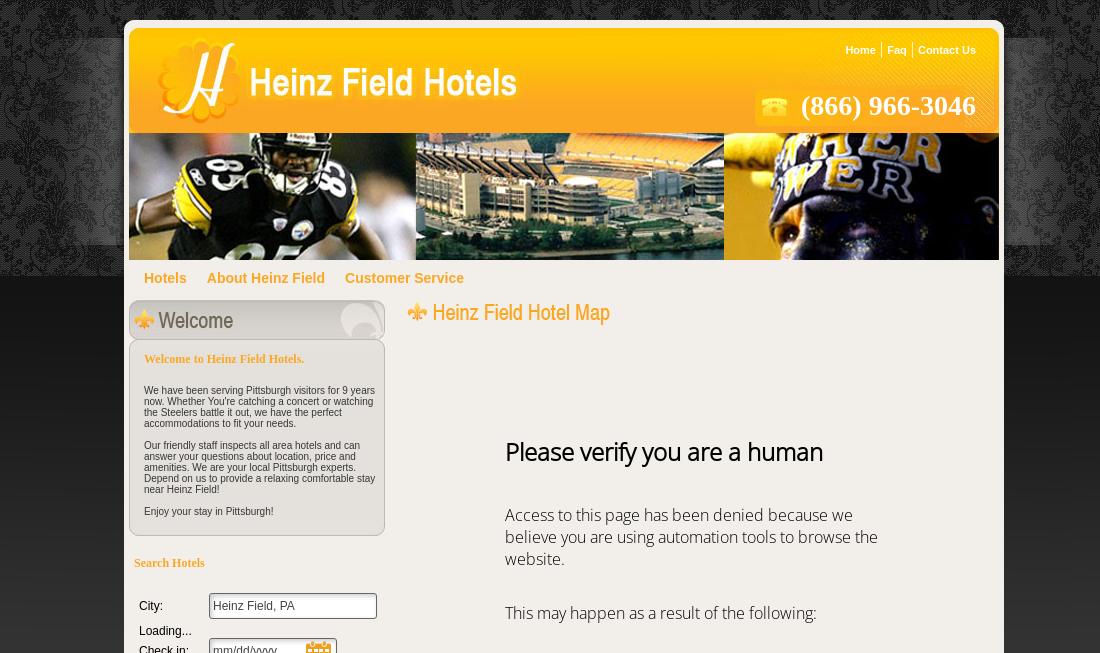 The width and height of the screenshot is (1100, 653). I want to click on 'Customer Service', so click(404, 277).